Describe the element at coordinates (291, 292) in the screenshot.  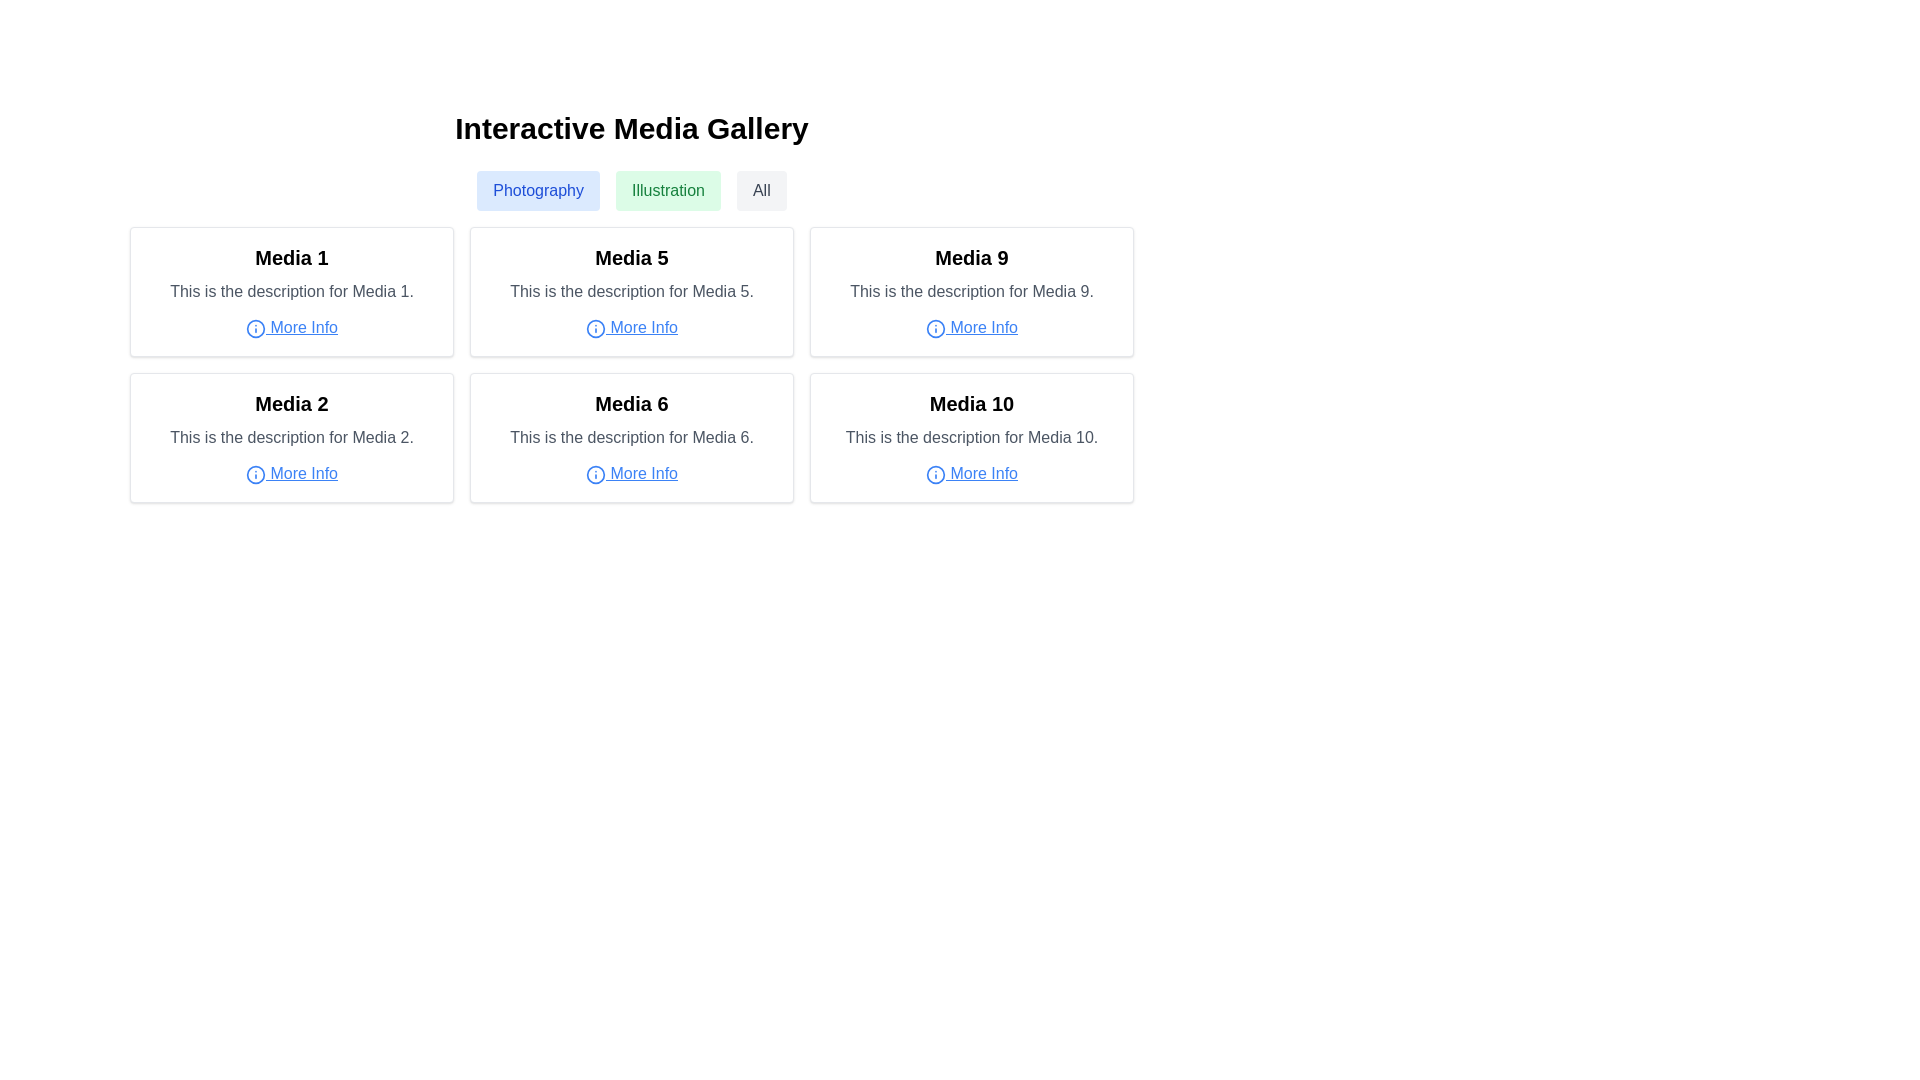
I see `the Text label that provides a brief description for the 'Media 1' item, located directly below the title in the box titled 'Media 1'` at that location.